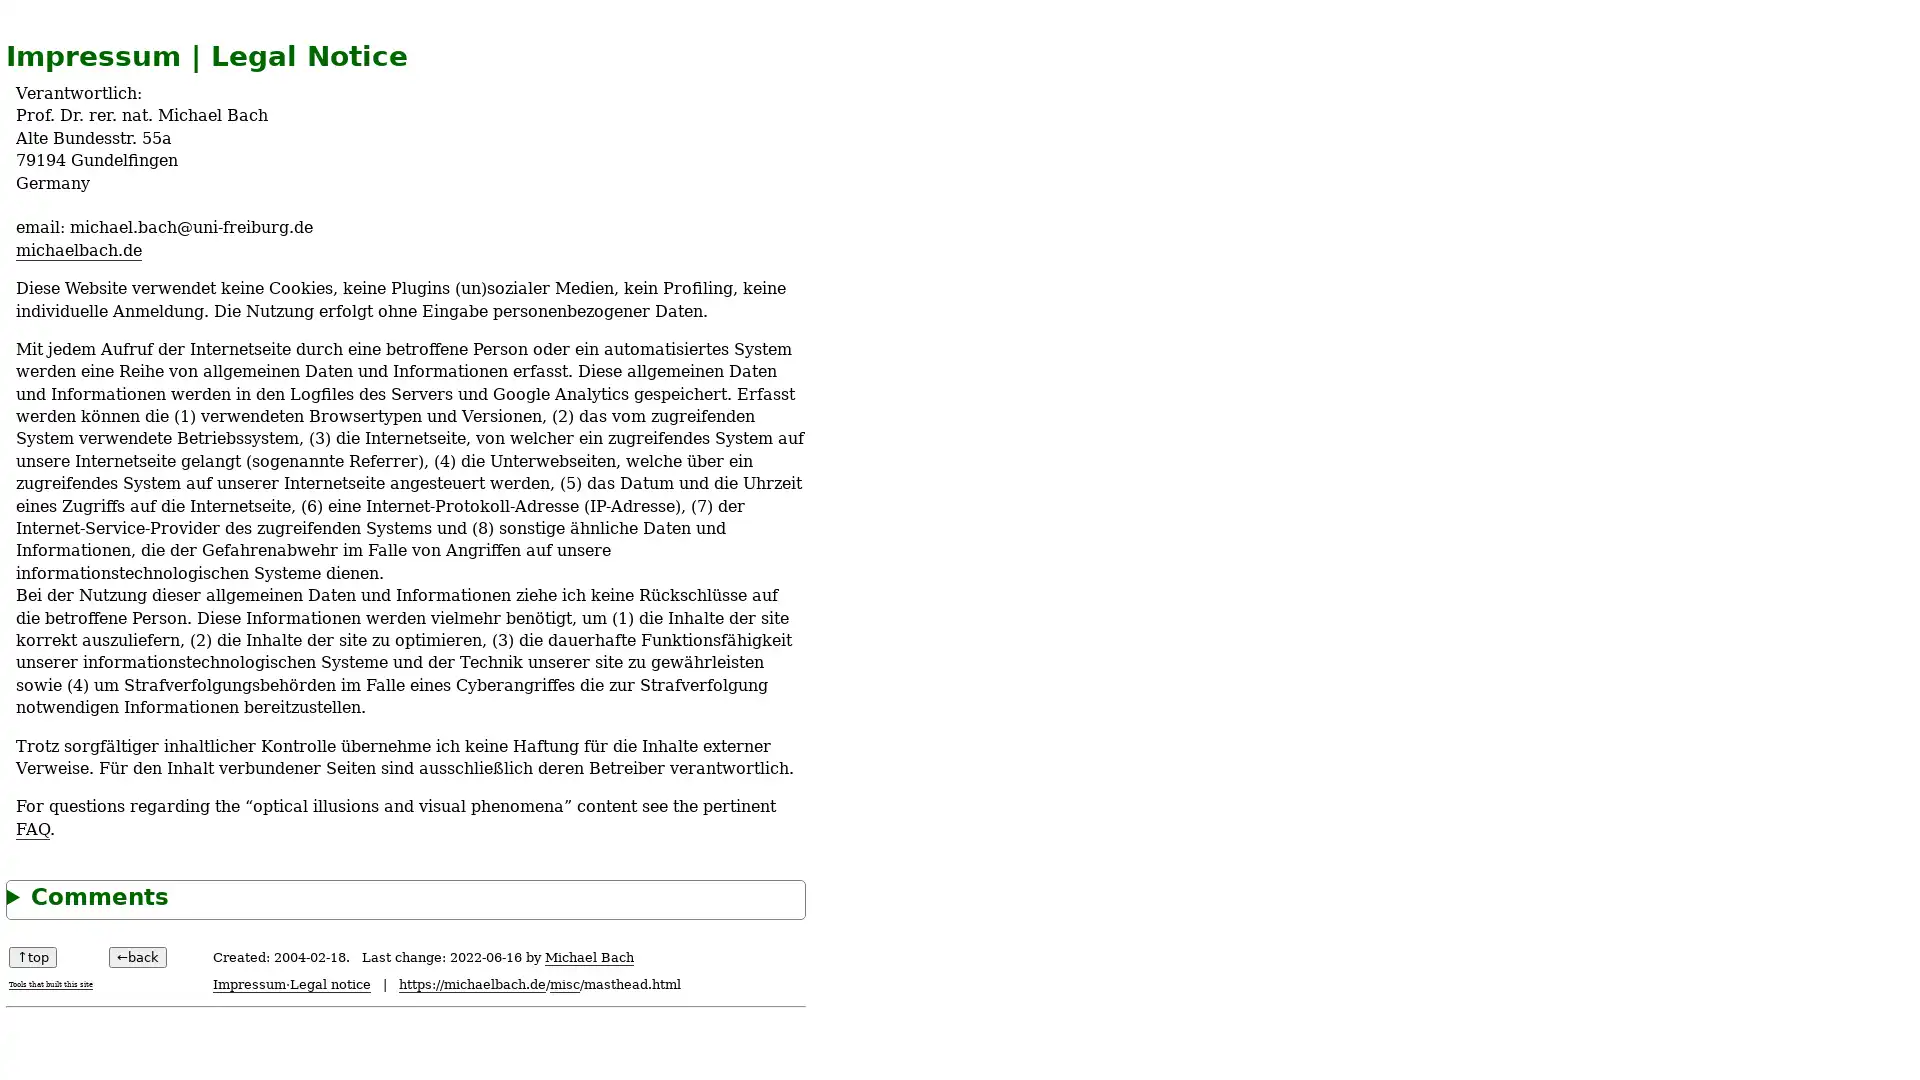  Describe the element at coordinates (33, 956) in the screenshot. I see `top` at that location.